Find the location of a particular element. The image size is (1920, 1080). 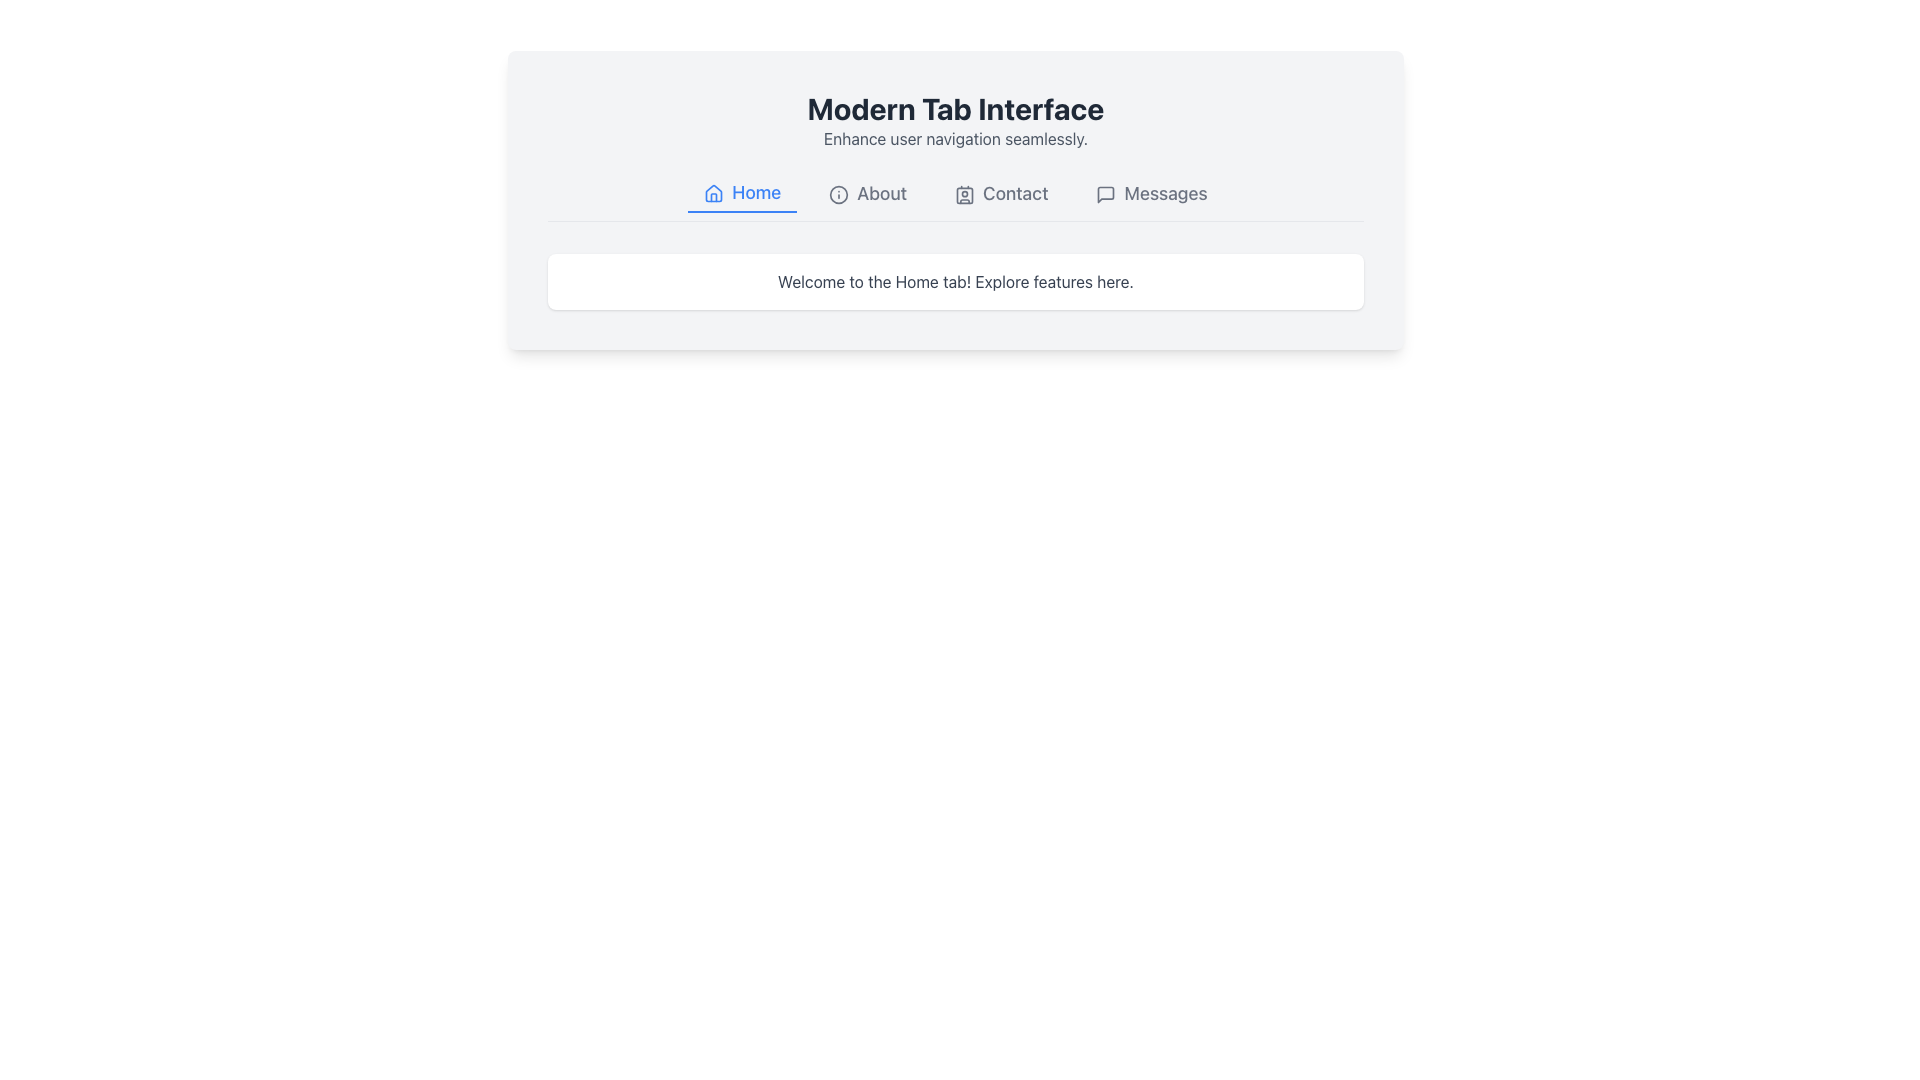

the 'Contact' icon indicator located in the navigation bar, which is positioned to the left of the 'Contact' text label is located at coordinates (964, 195).